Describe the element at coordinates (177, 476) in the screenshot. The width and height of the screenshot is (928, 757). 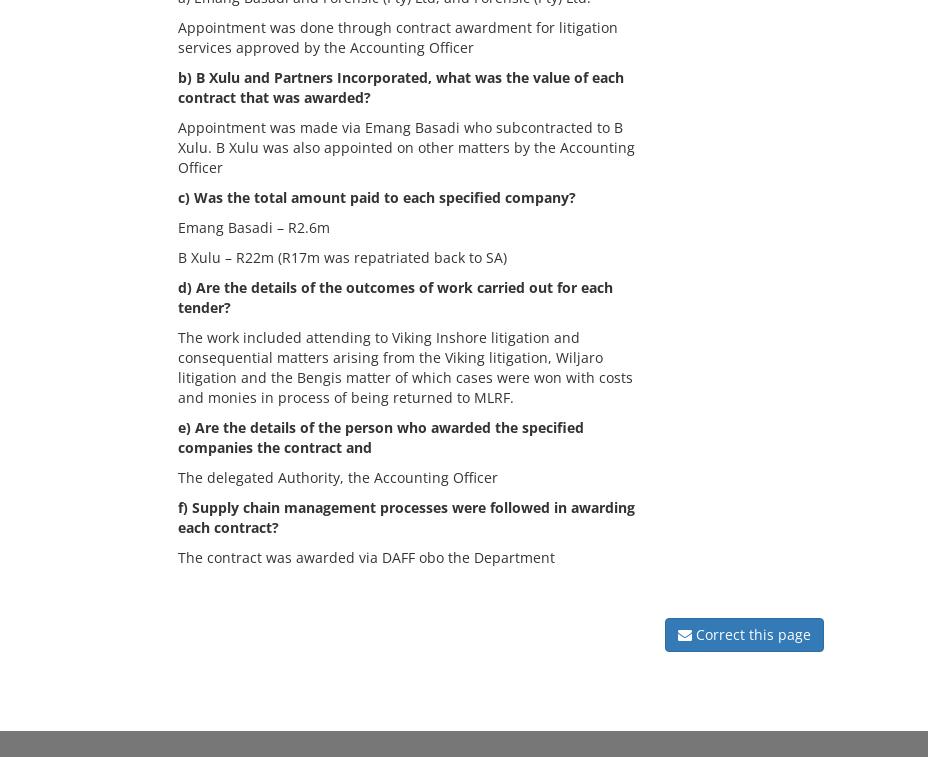
I see `'The delegated Authority, the Accounting Officer'` at that location.